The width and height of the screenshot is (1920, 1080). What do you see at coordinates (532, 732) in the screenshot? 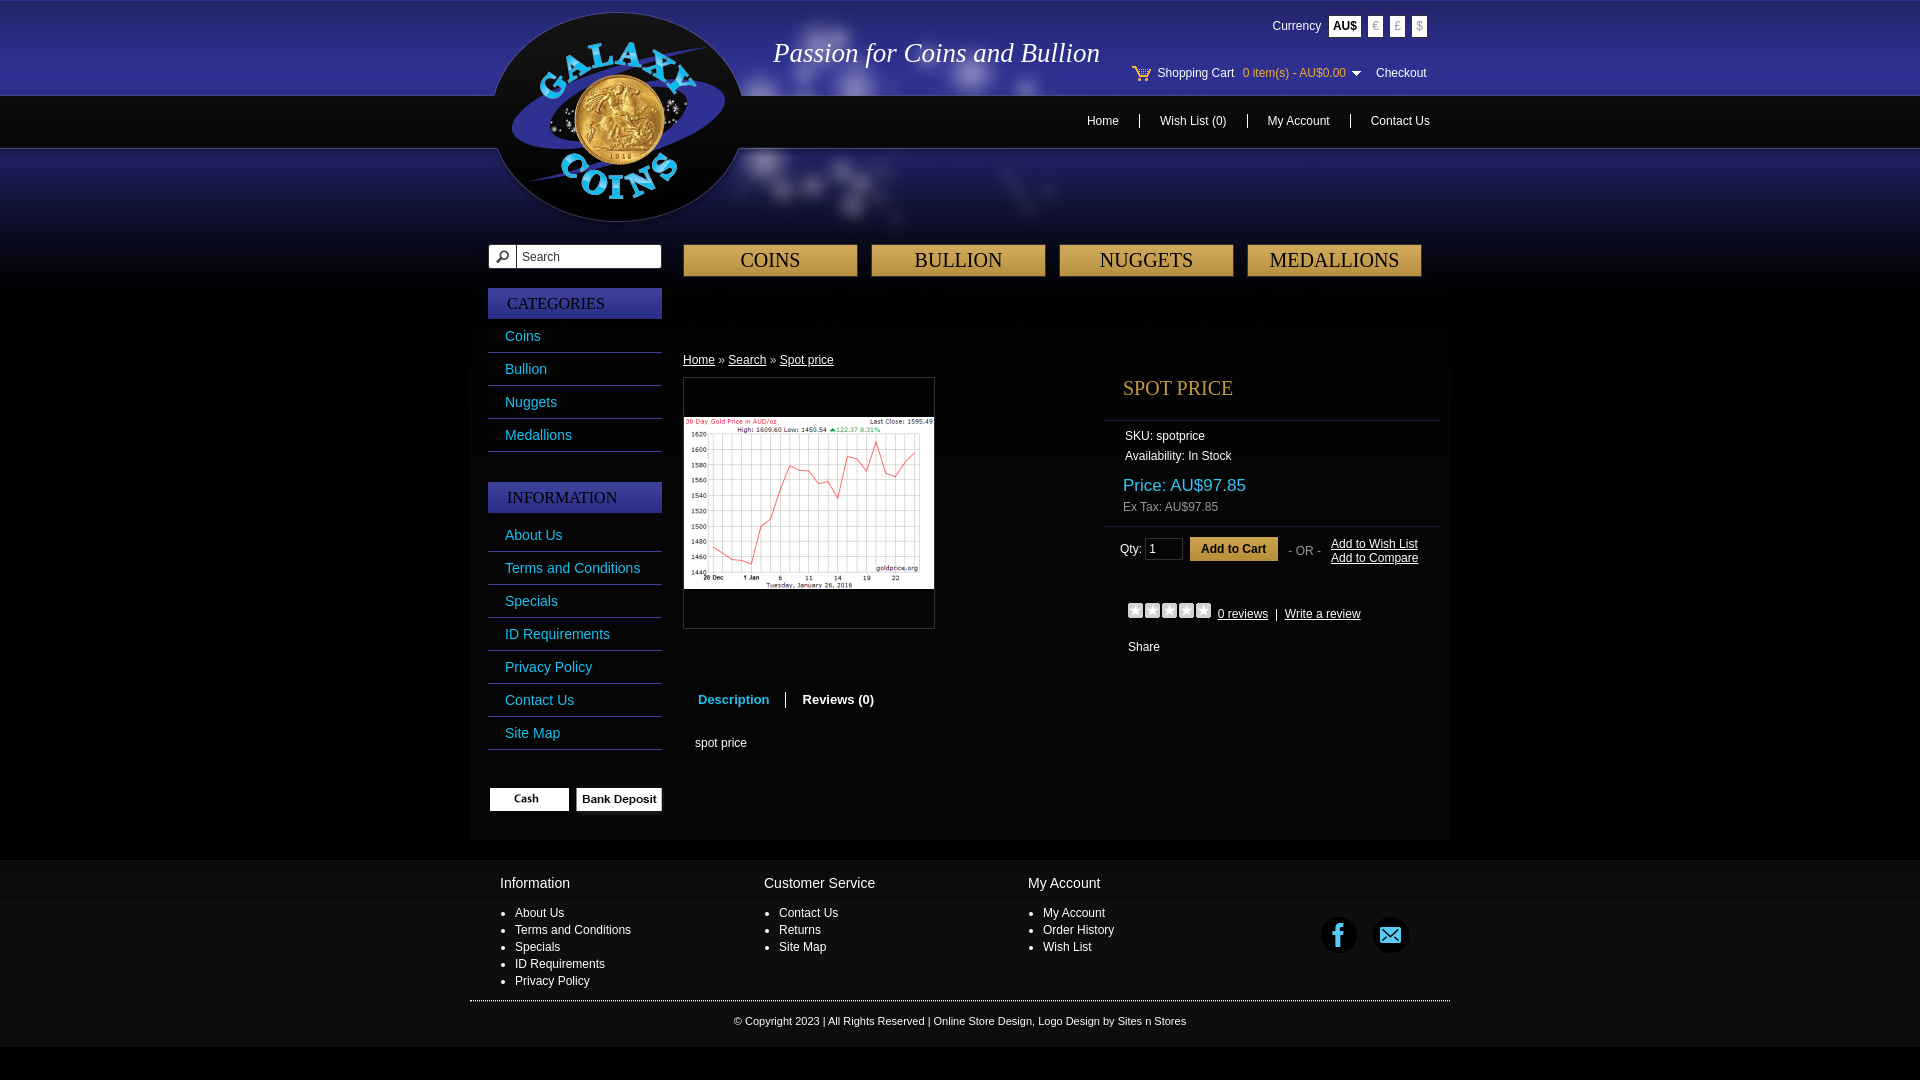
I see `'Site Map'` at bounding box center [532, 732].